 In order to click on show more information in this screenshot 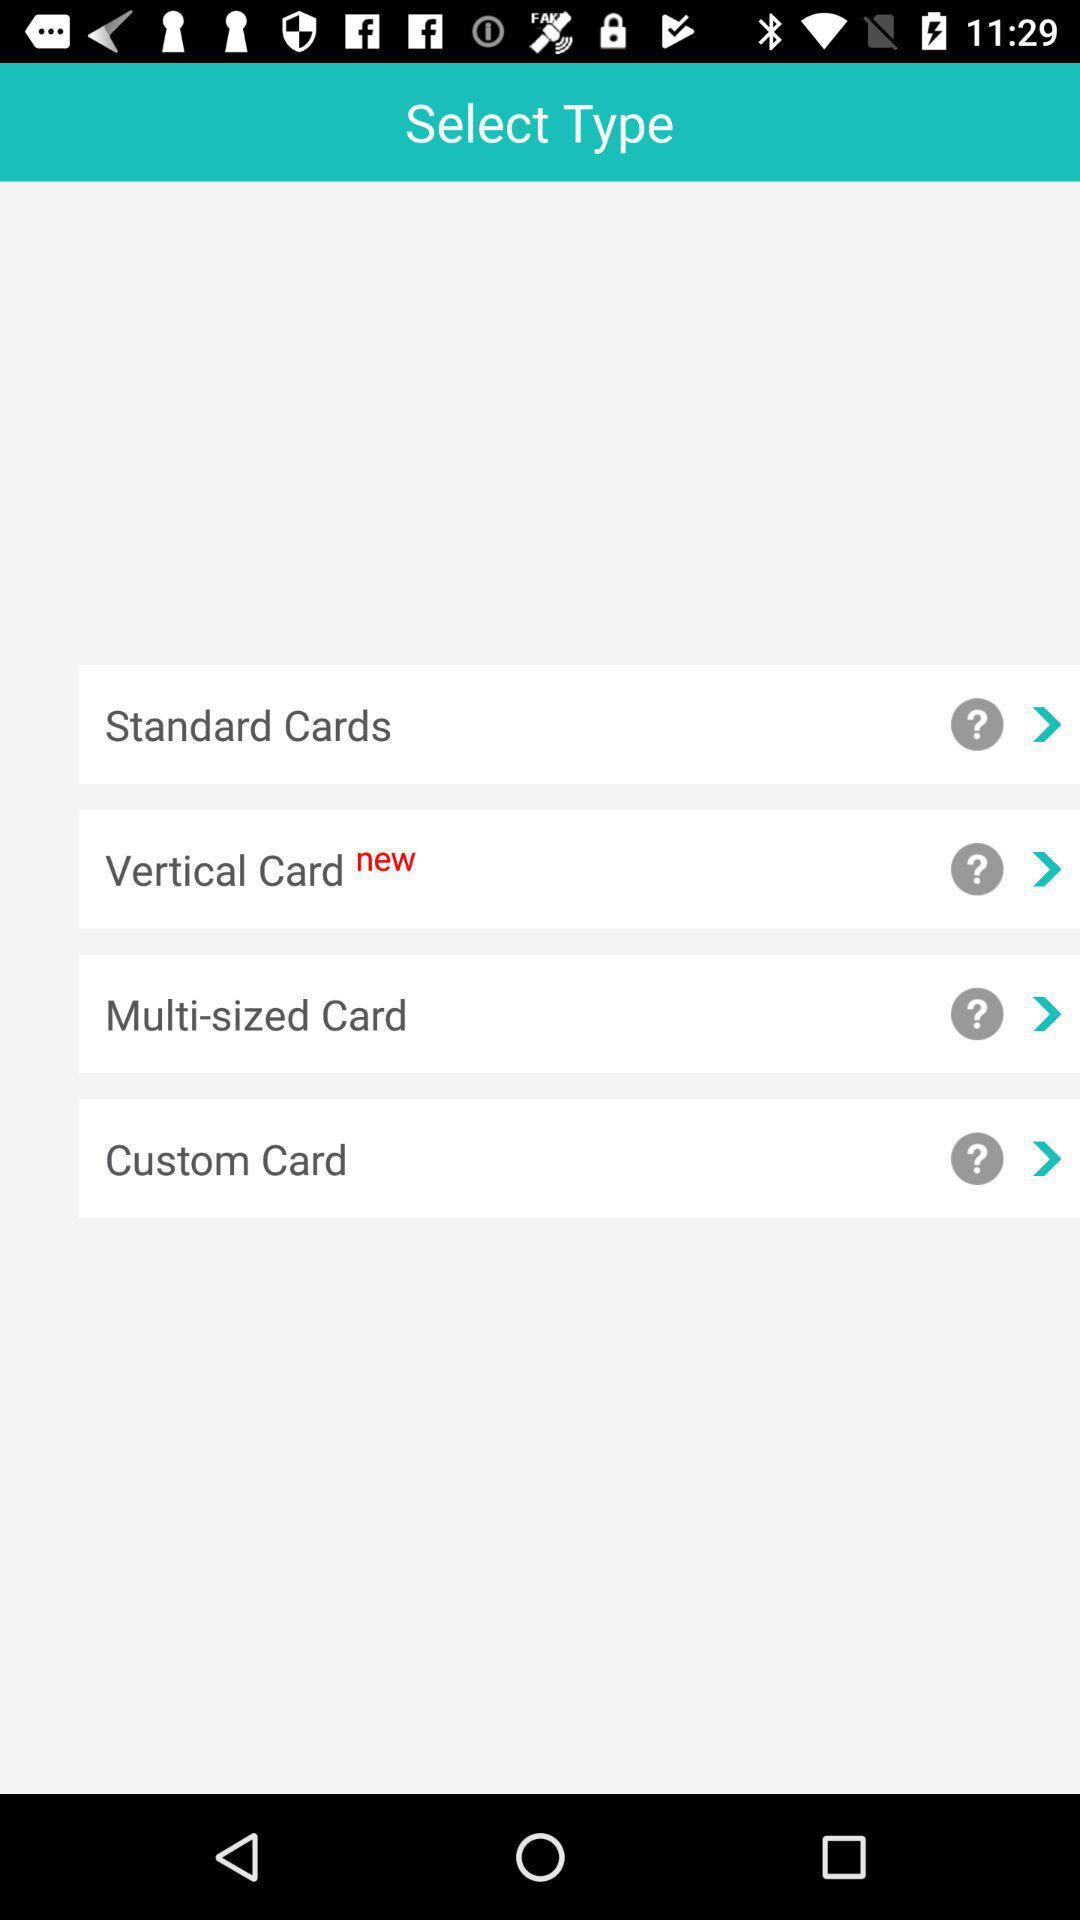, I will do `click(976, 1013)`.